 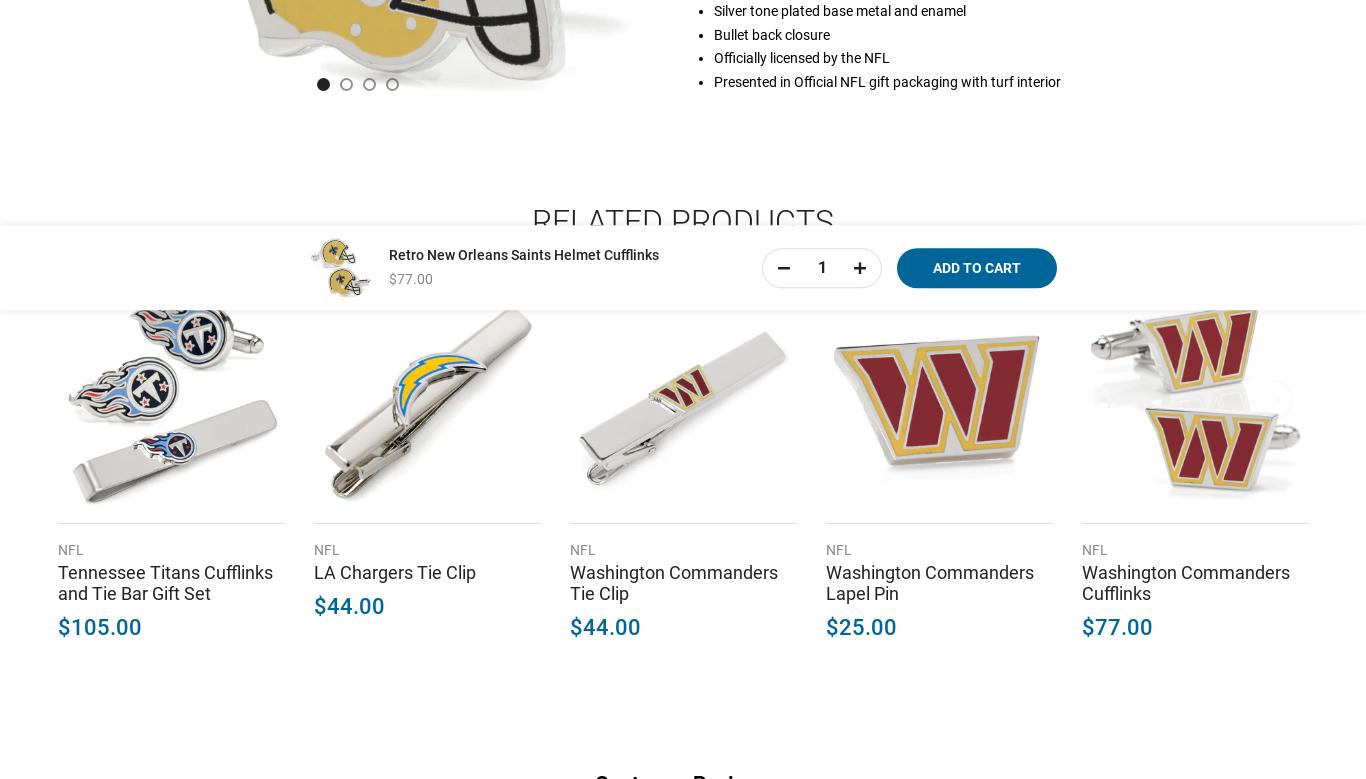 What do you see at coordinates (825, 626) in the screenshot?
I see `'$25.00'` at bounding box center [825, 626].